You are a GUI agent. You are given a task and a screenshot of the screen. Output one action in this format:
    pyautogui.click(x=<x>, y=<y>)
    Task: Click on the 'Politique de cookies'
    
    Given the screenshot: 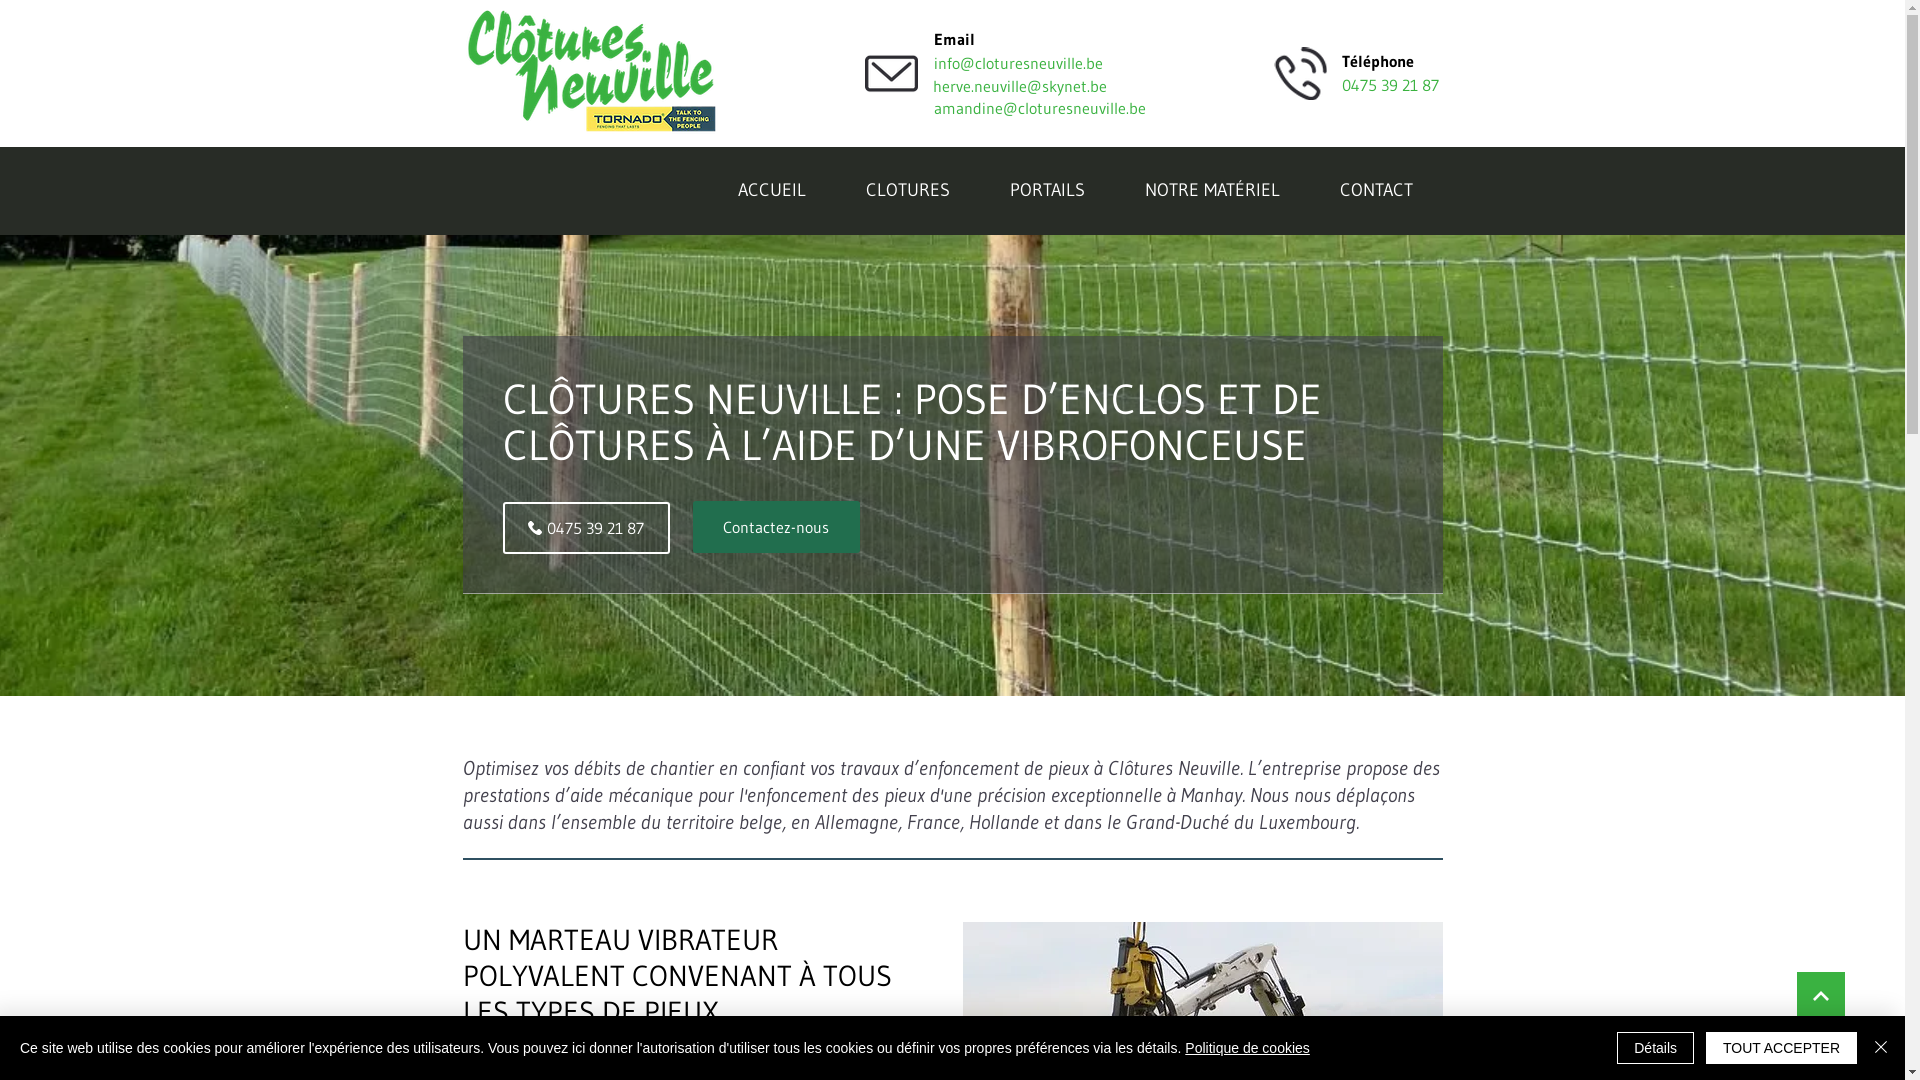 What is the action you would take?
    pyautogui.click(x=1246, y=1047)
    